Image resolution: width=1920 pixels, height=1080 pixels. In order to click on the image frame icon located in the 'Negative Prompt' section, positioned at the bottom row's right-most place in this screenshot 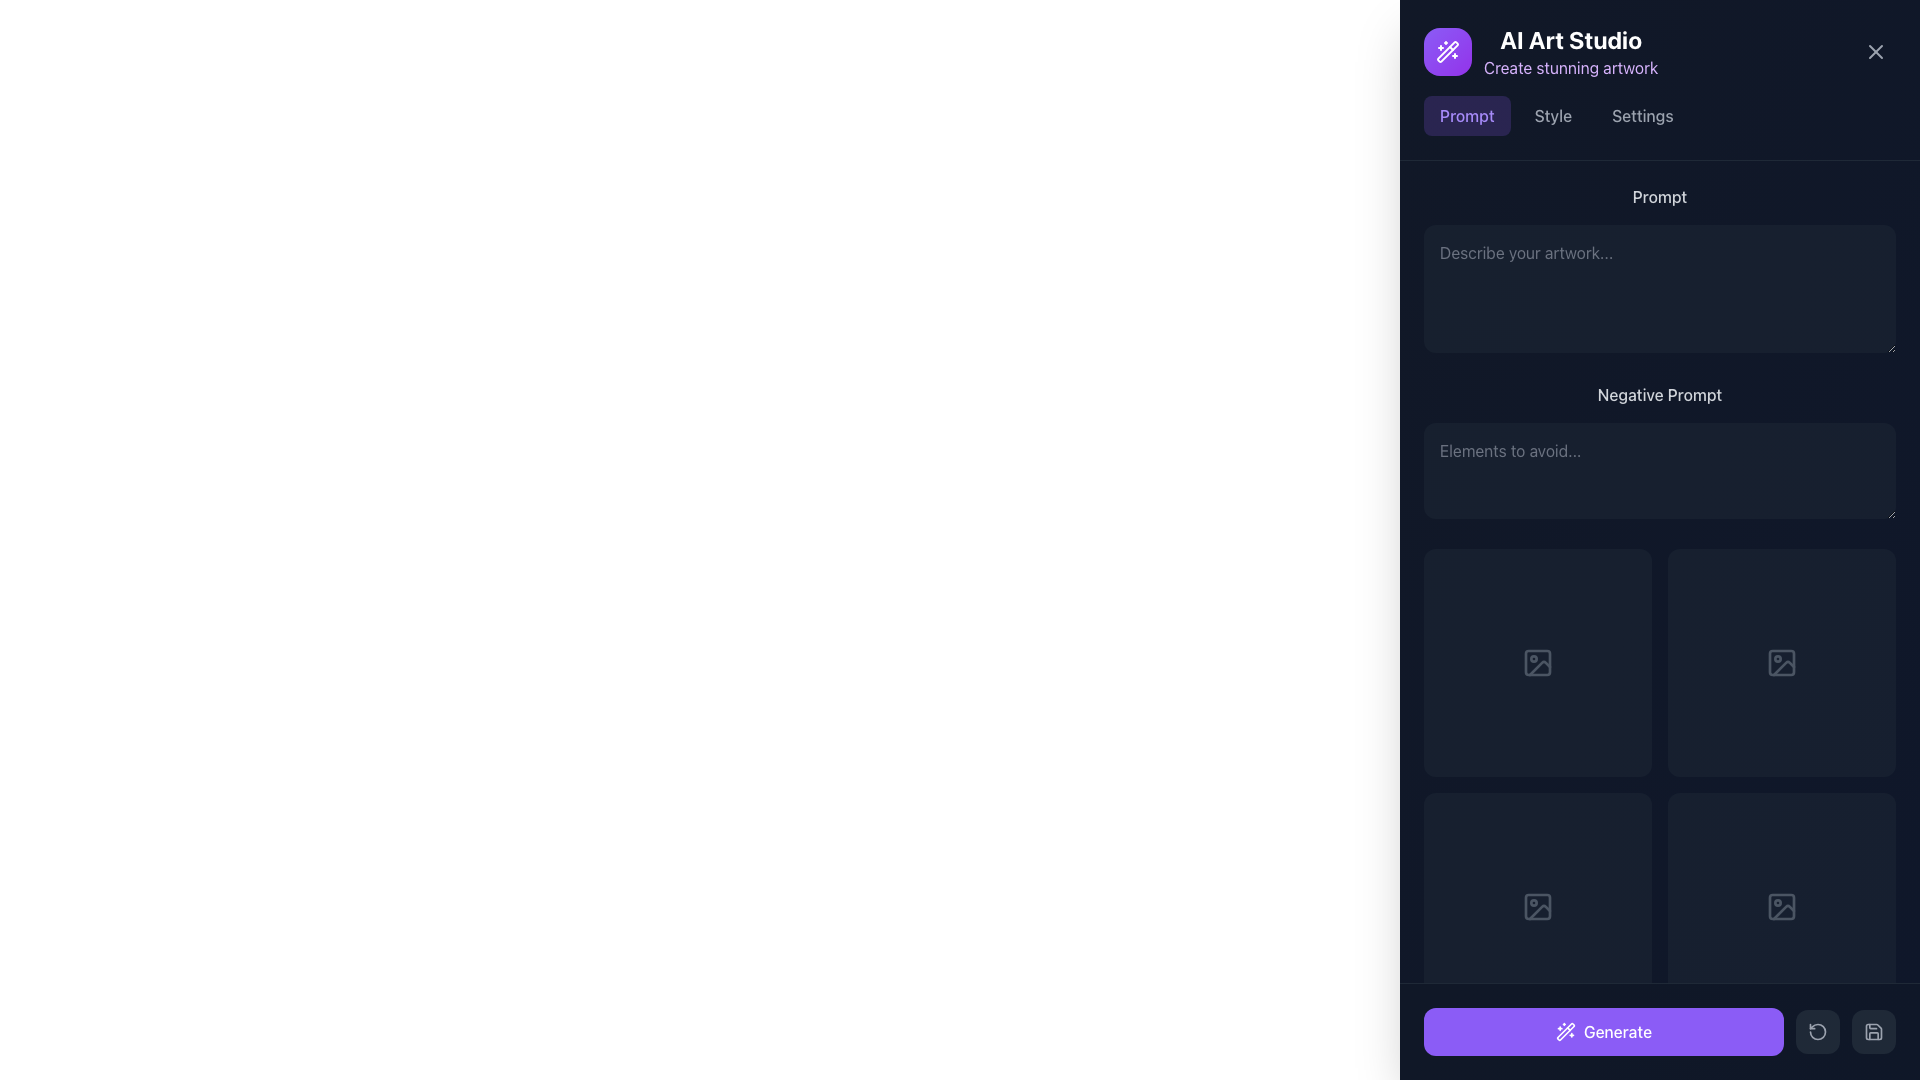, I will do `click(1781, 663)`.